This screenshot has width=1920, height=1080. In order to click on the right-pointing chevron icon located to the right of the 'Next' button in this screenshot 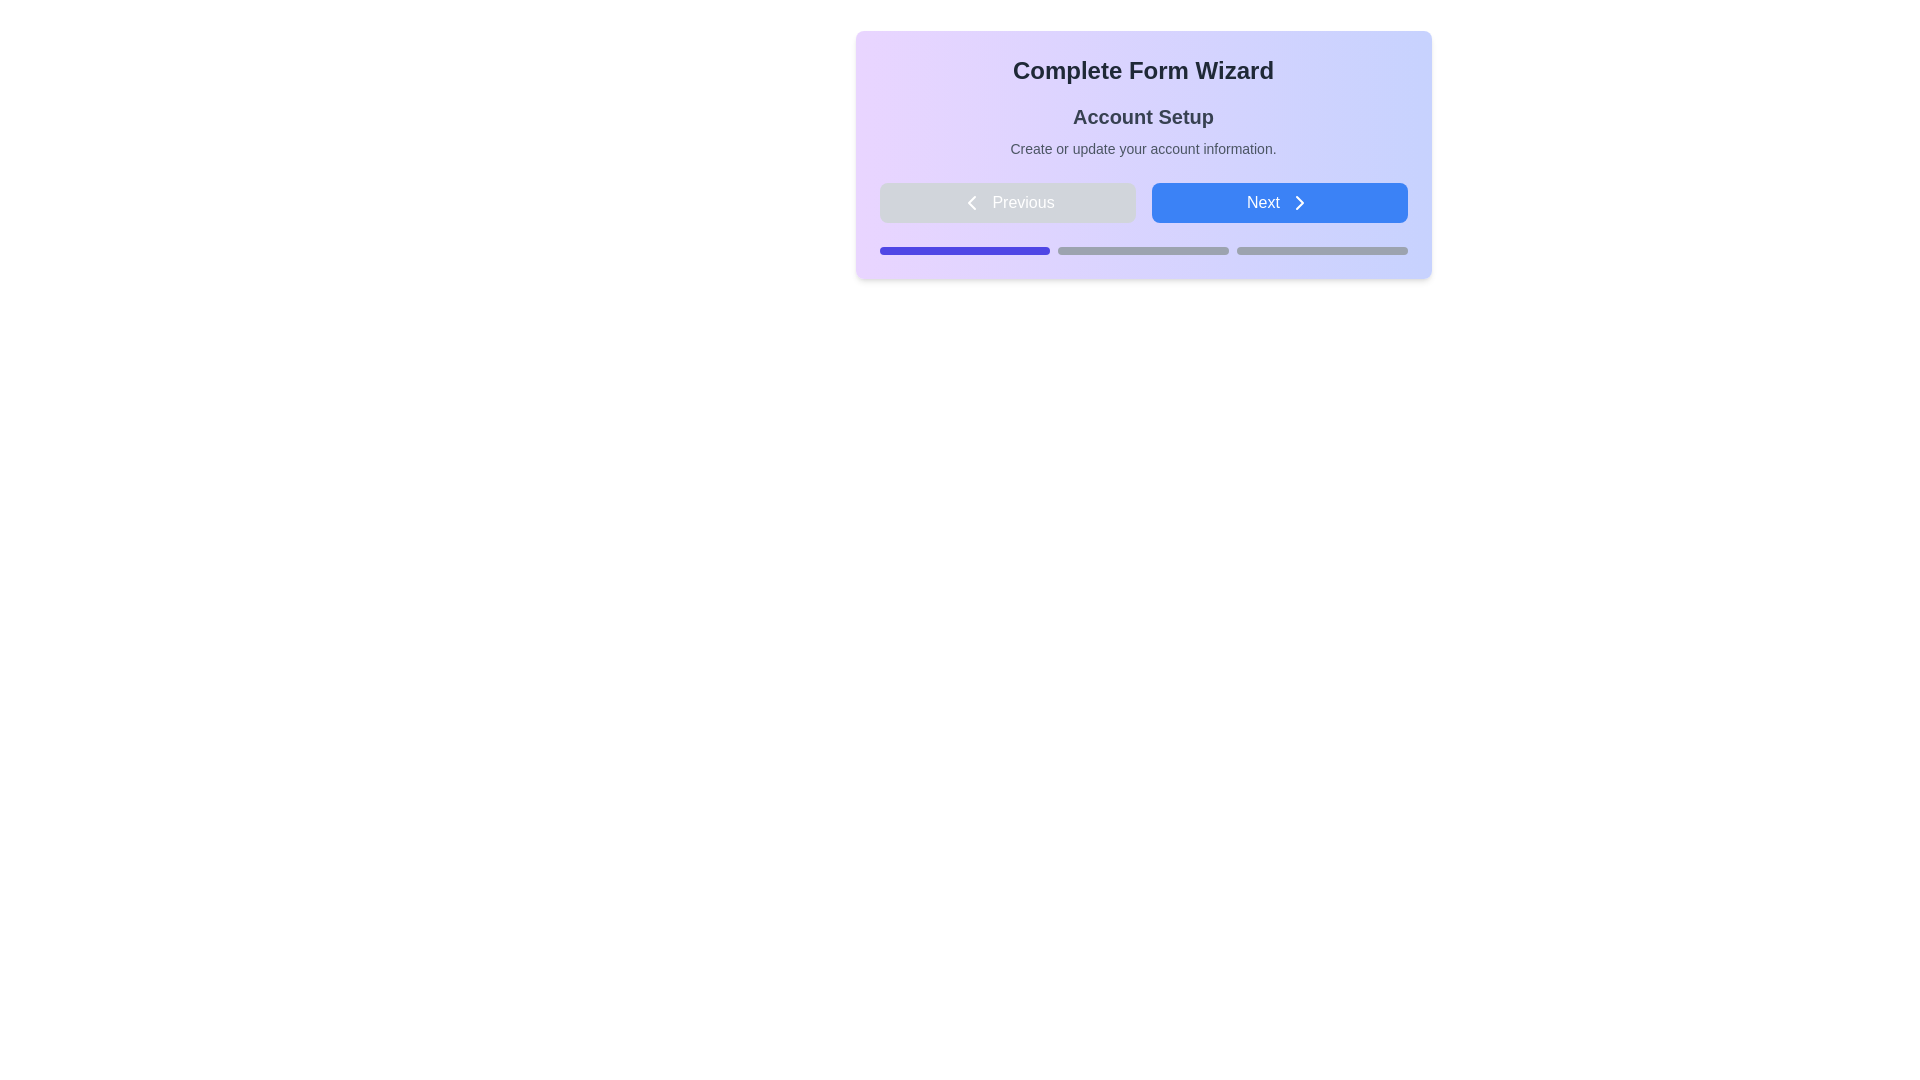, I will do `click(1300, 203)`.